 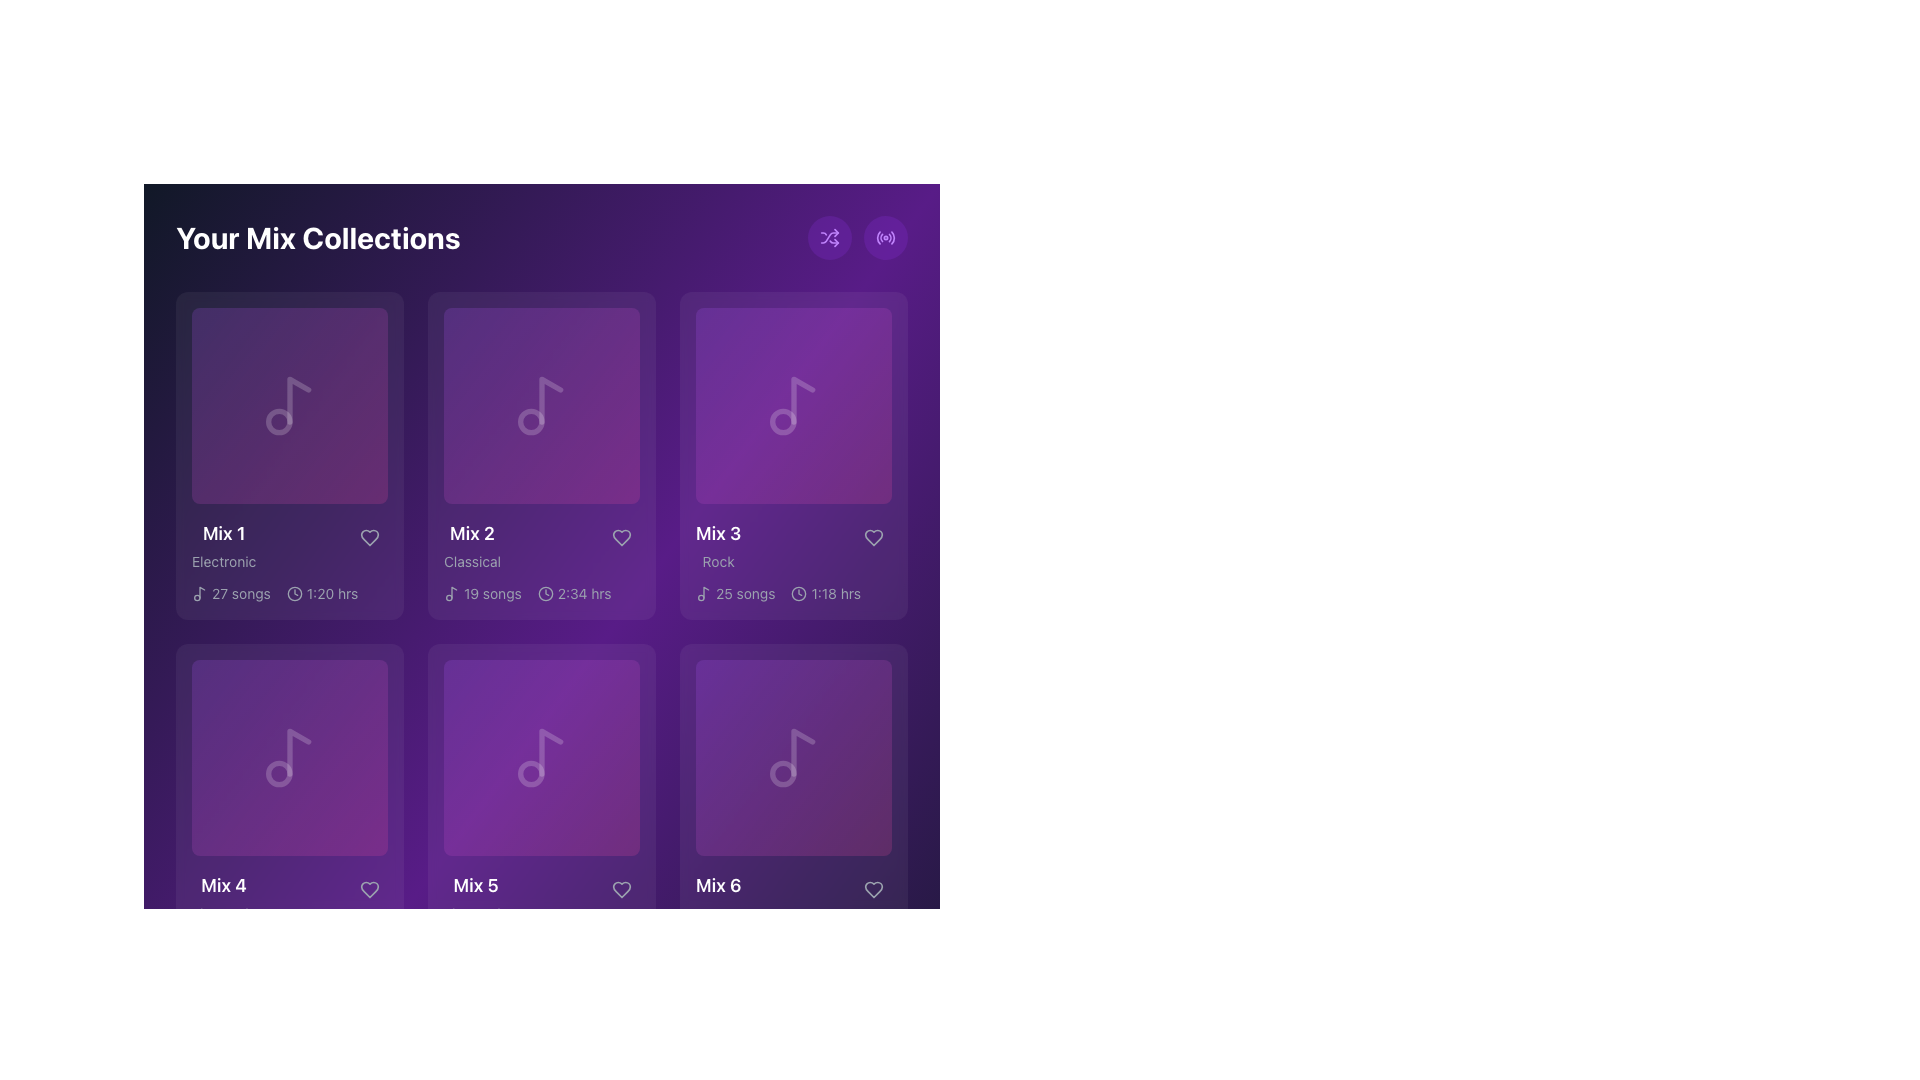 I want to click on the label displaying '19 songs' with a music note icon, located in the upper-middle card of the mix collection metadata section, so click(x=482, y=593).